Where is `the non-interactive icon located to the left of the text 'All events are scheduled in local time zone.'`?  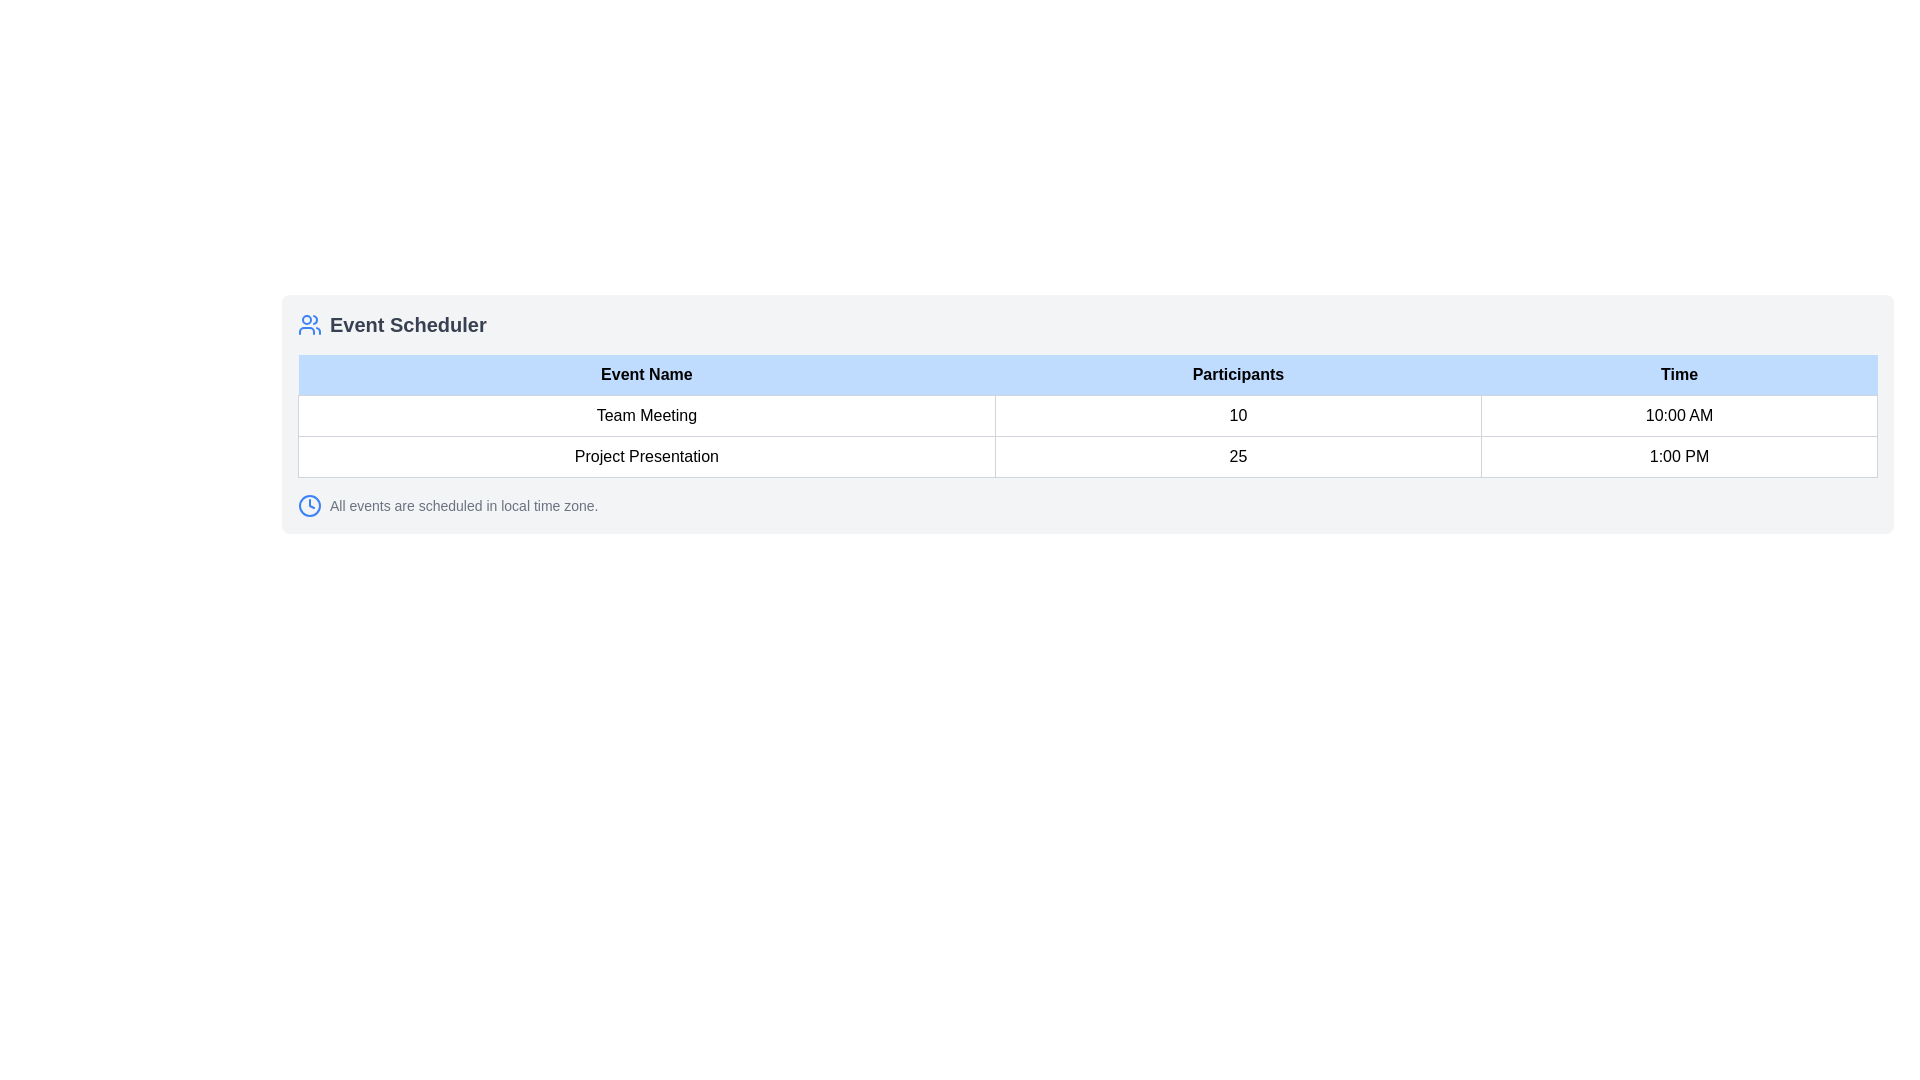 the non-interactive icon located to the left of the text 'All events are scheduled in local time zone.' is located at coordinates (309, 504).